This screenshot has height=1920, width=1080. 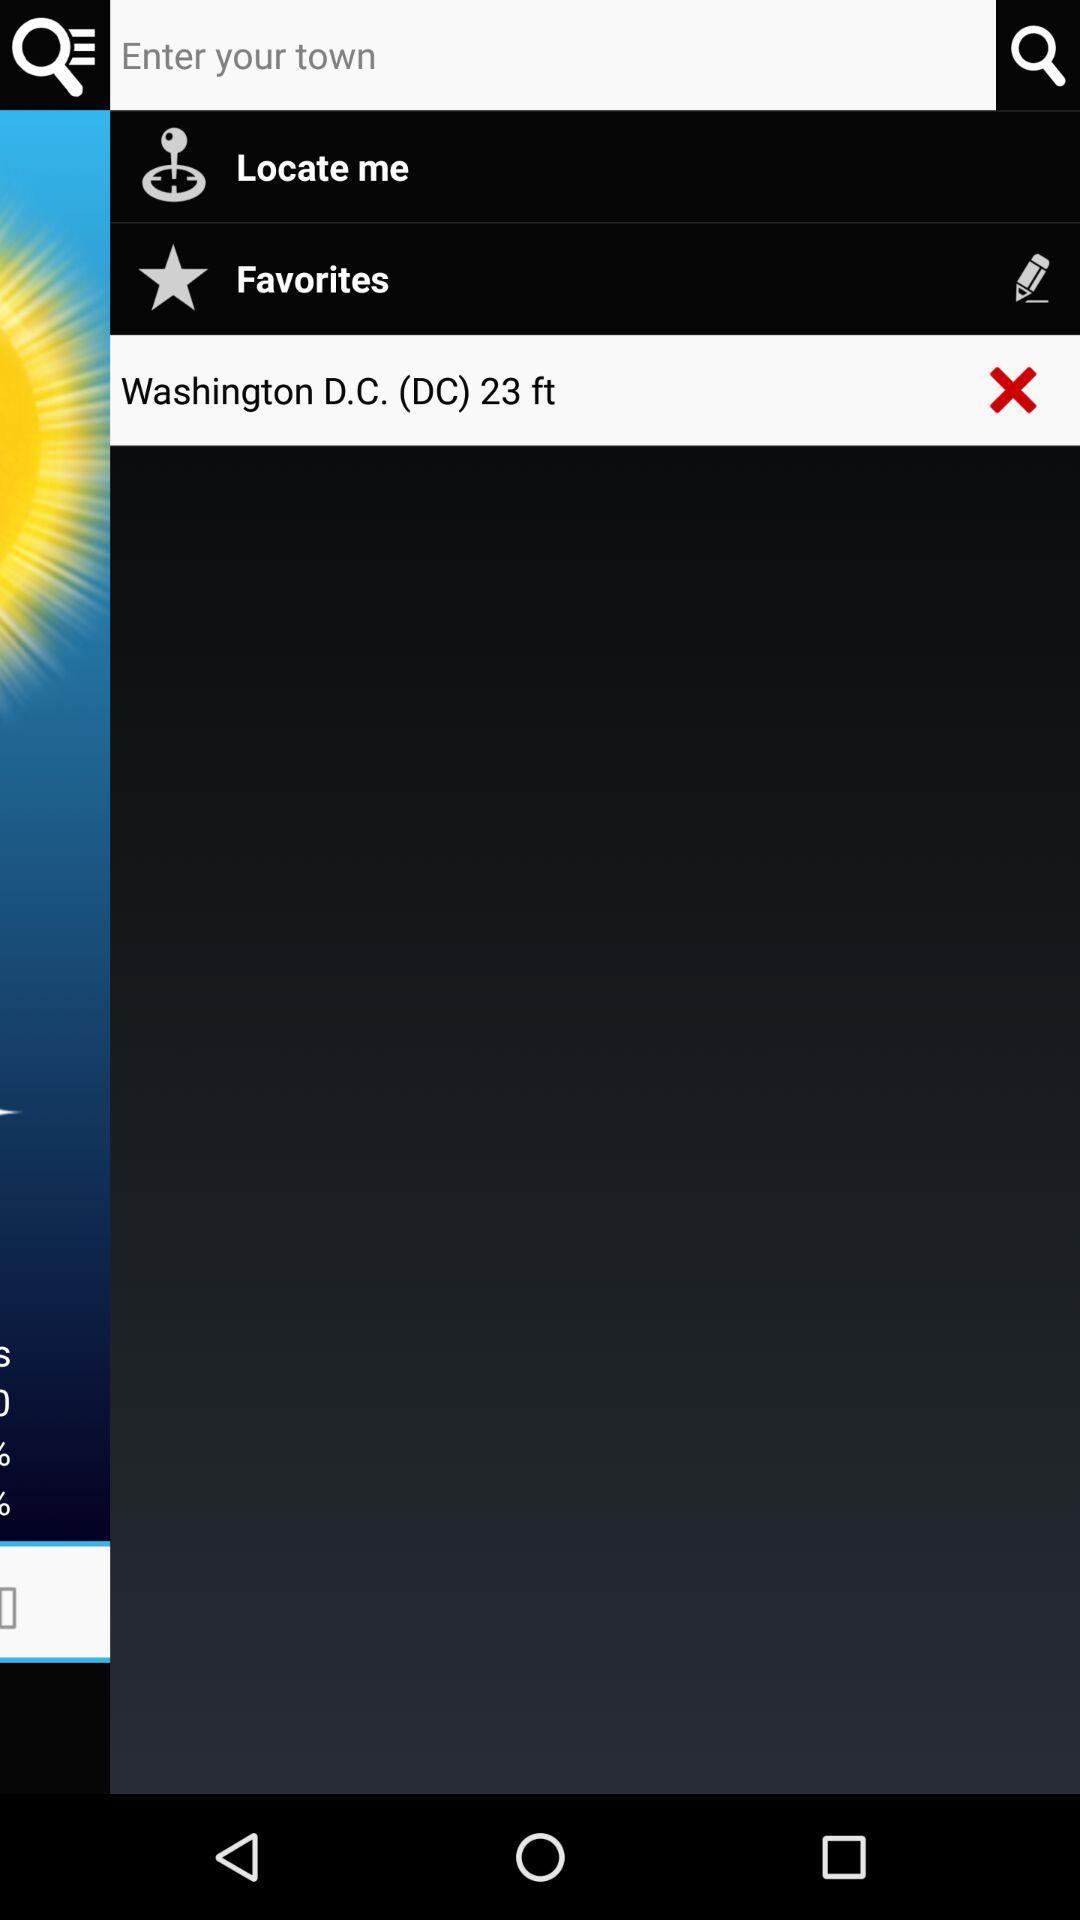 I want to click on locate me, so click(x=647, y=166).